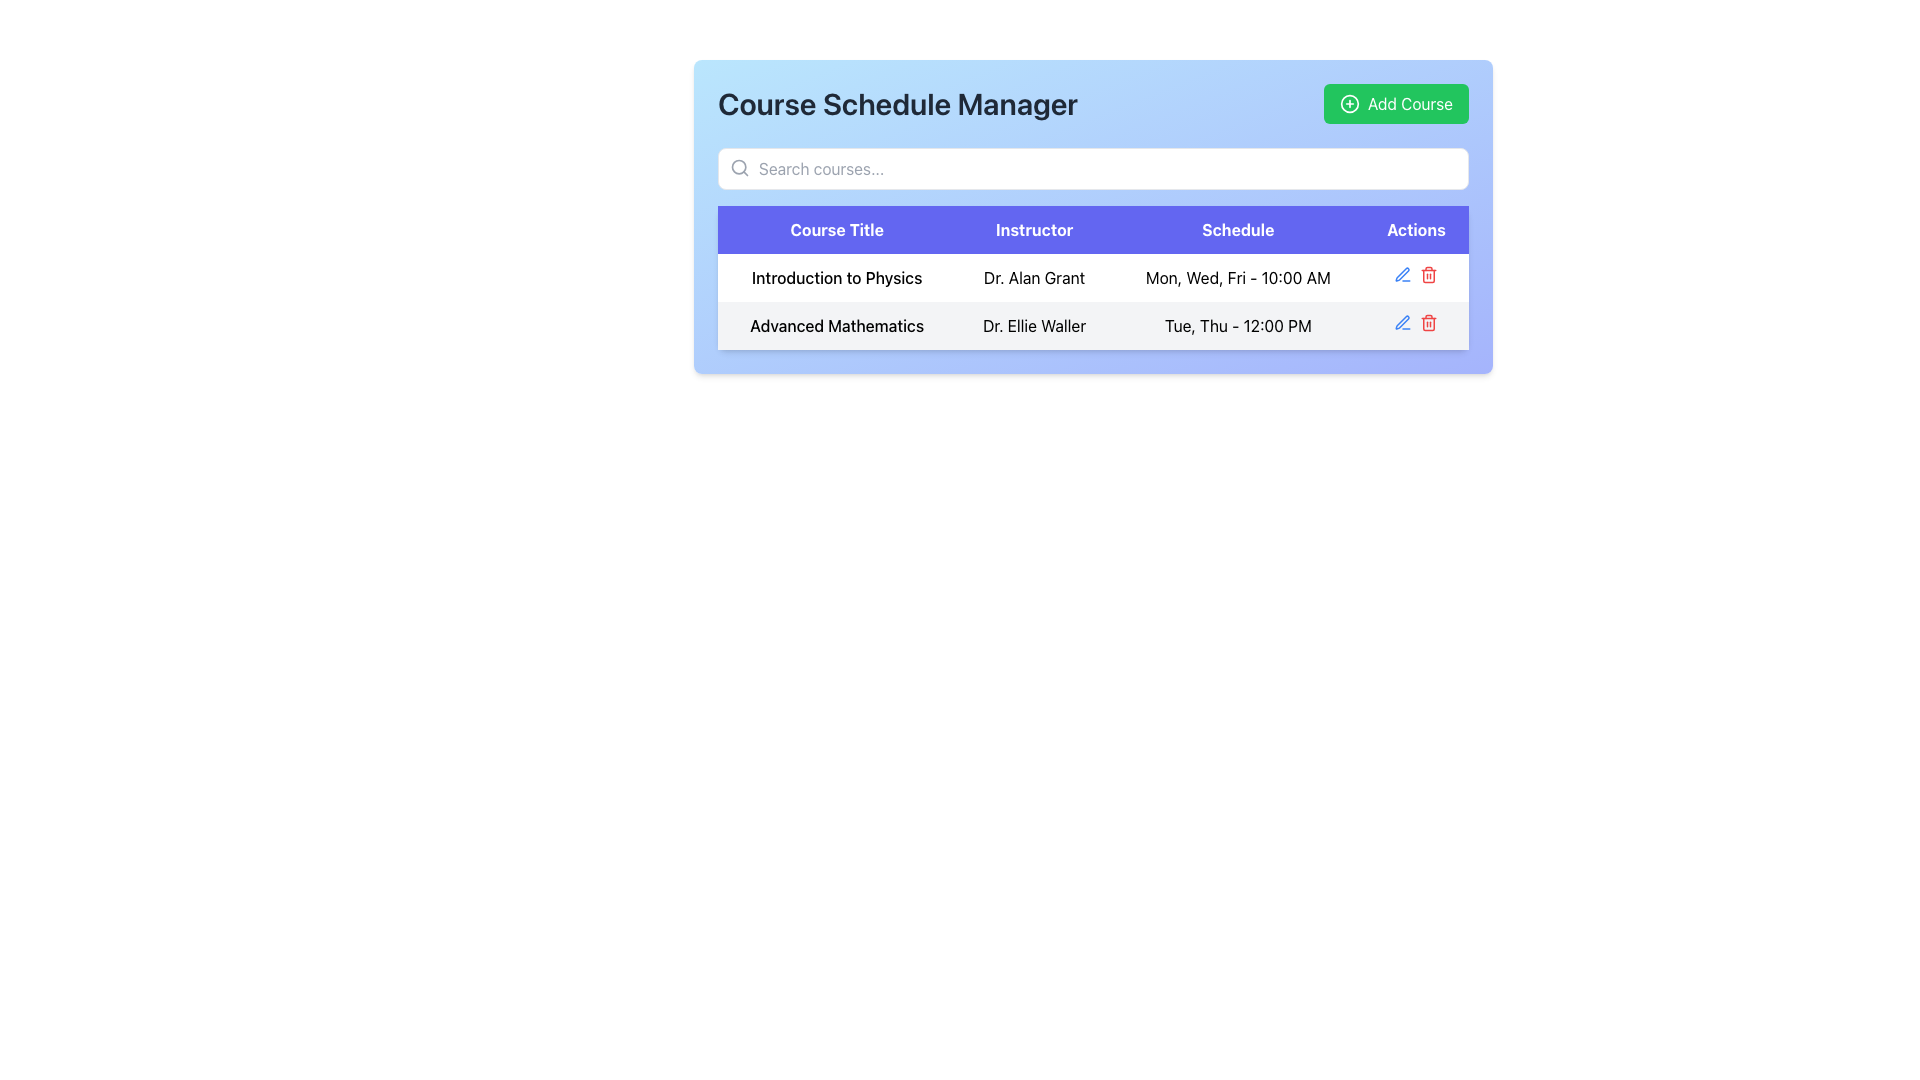 The width and height of the screenshot is (1920, 1080). Describe the element at coordinates (1034, 229) in the screenshot. I see `the static text label 'Instructor' which is the second column header in the table, styled with a purple background and white text` at that location.